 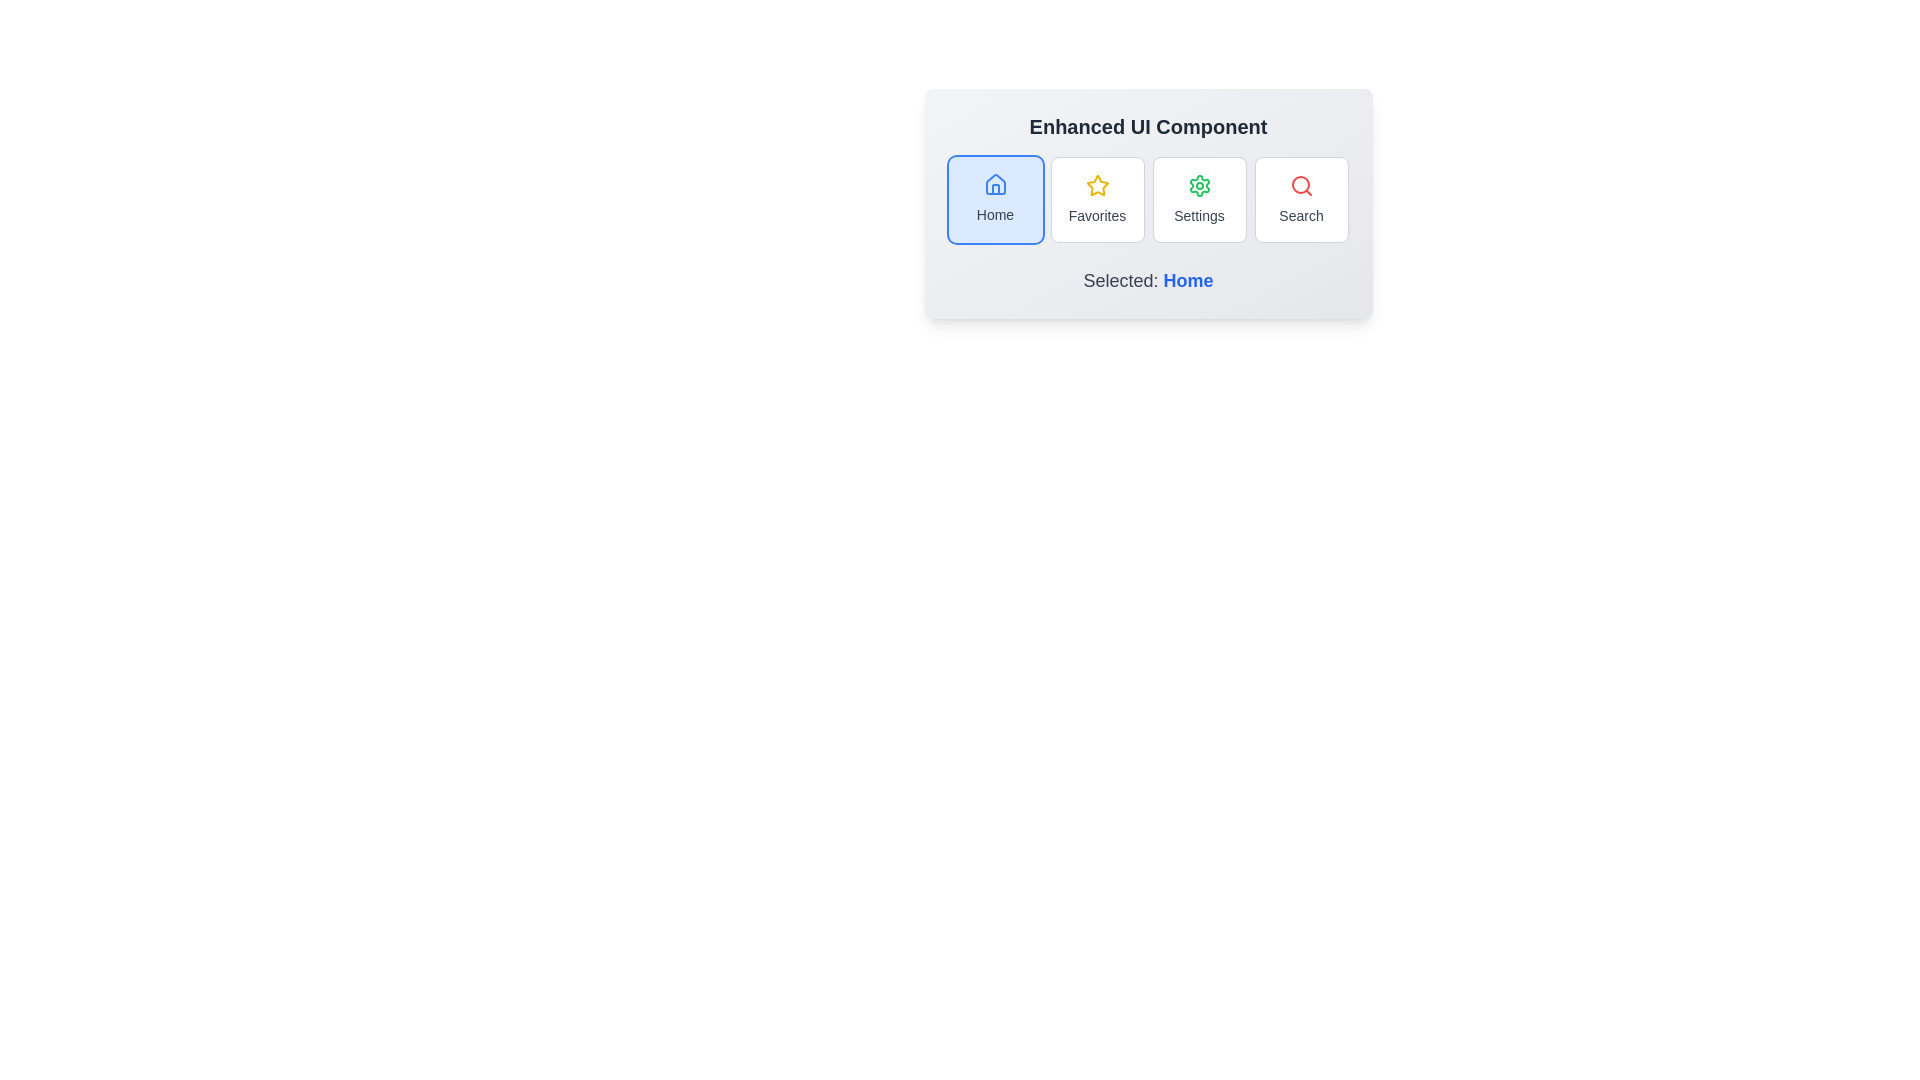 I want to click on the 'Home' icon, which serves as a visual representation for the 'Home' button used to navigate to the main interface of the application, so click(x=995, y=185).